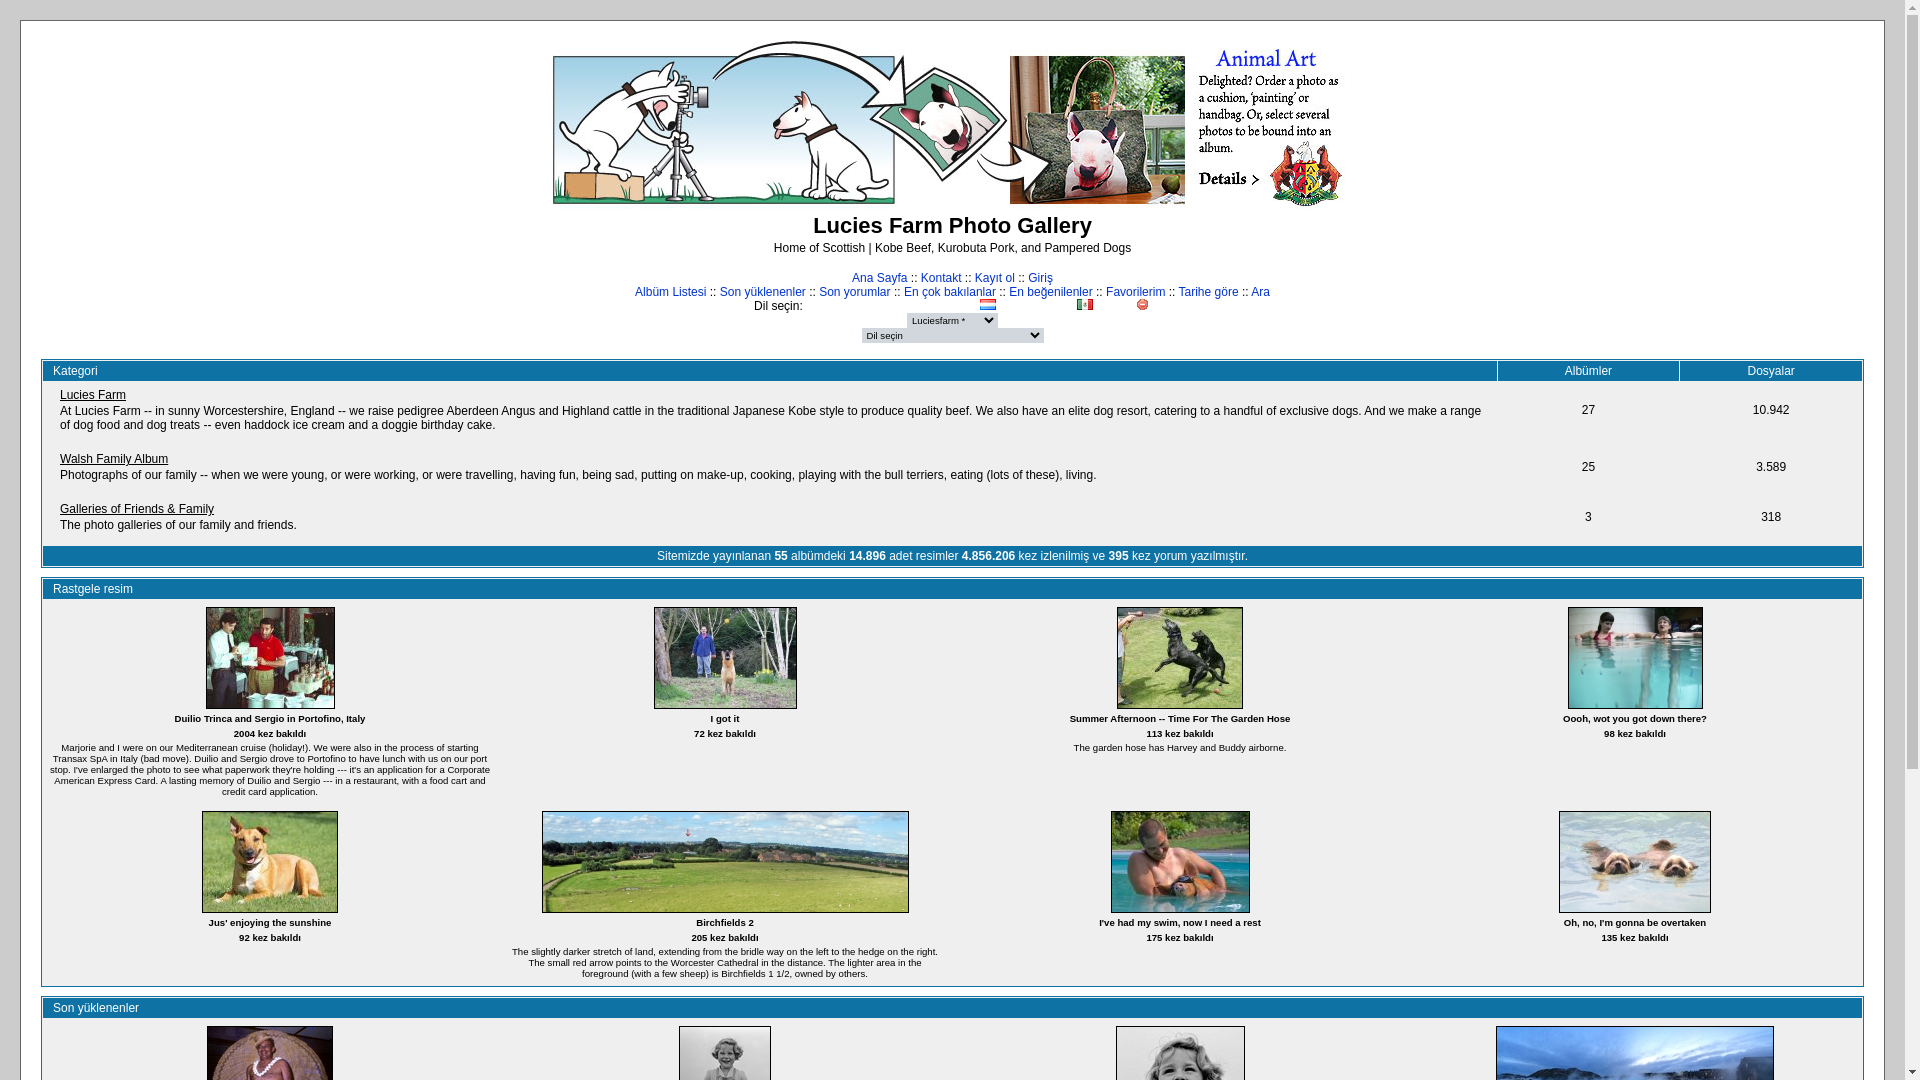 The image size is (1920, 1080). Describe the element at coordinates (113, 459) in the screenshot. I see `'Walsh Family Album'` at that location.